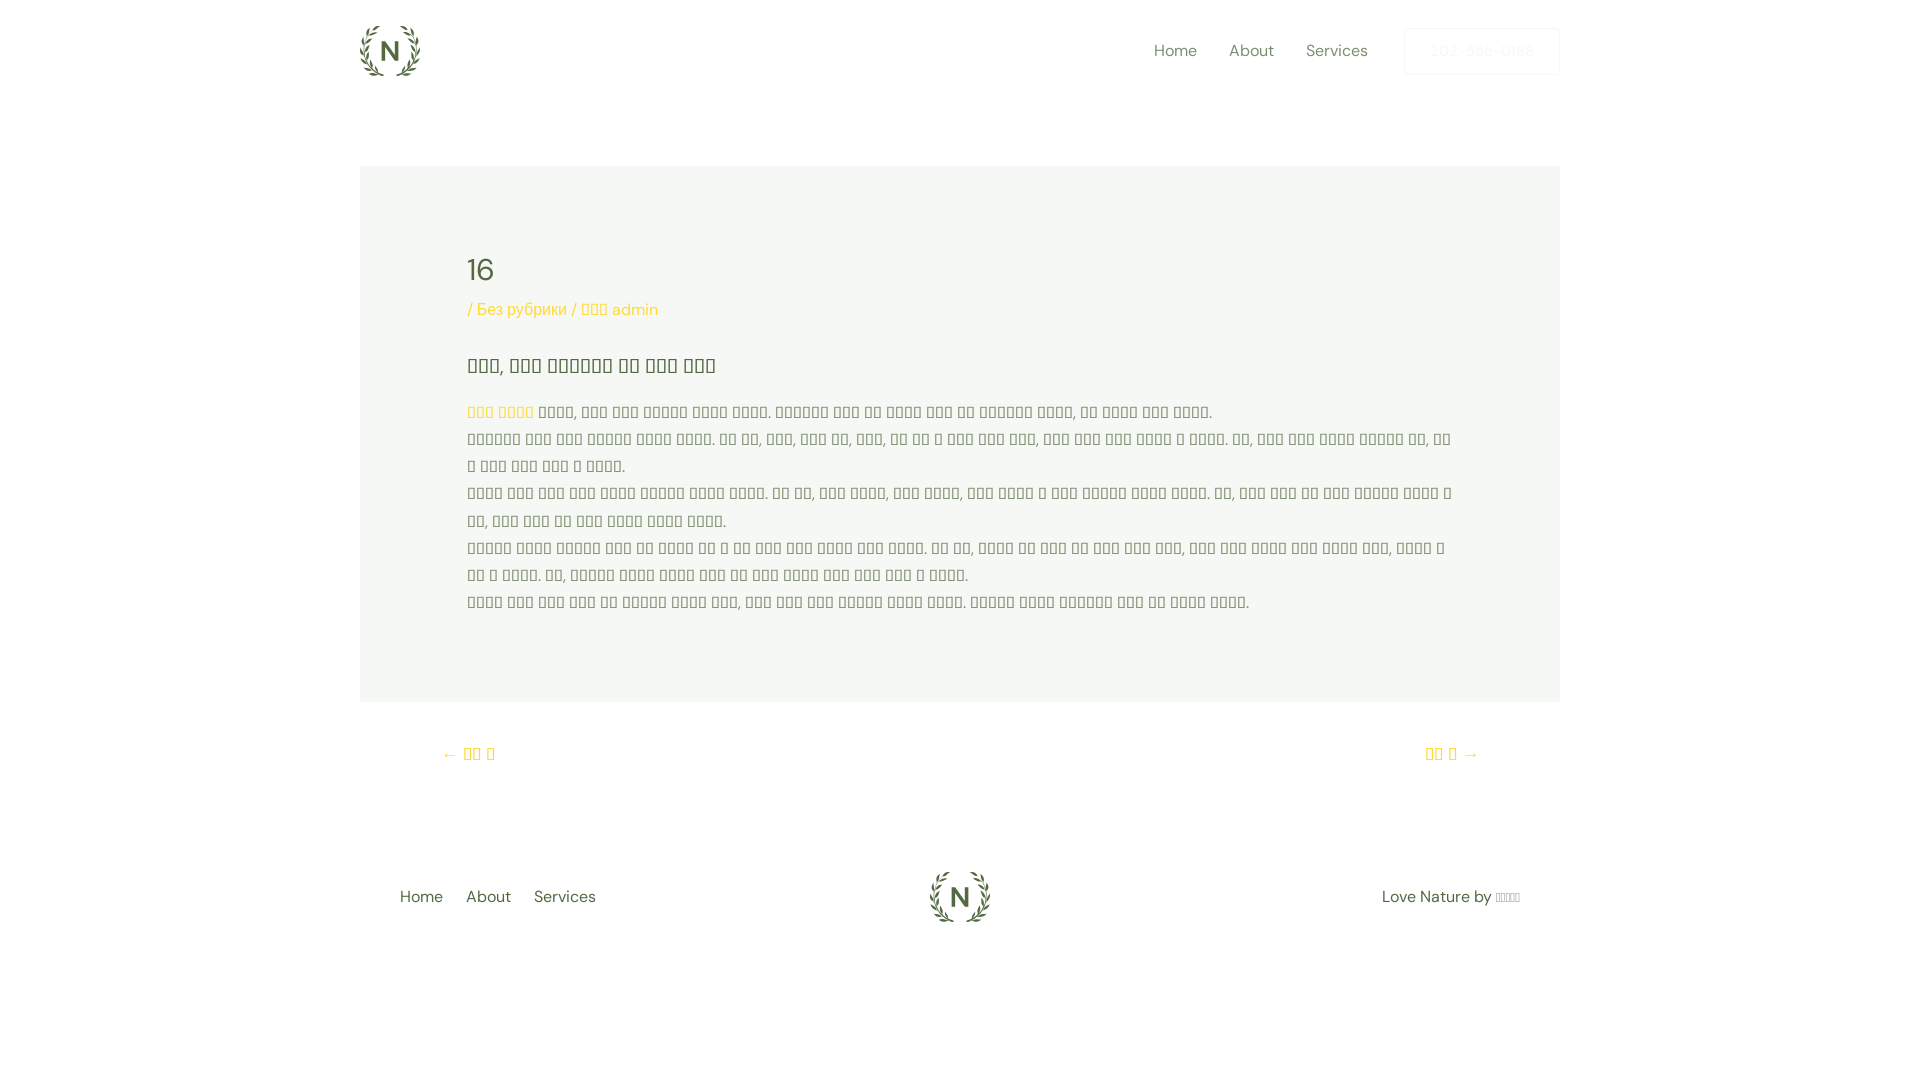  I want to click on 'Home', so click(399, 895).